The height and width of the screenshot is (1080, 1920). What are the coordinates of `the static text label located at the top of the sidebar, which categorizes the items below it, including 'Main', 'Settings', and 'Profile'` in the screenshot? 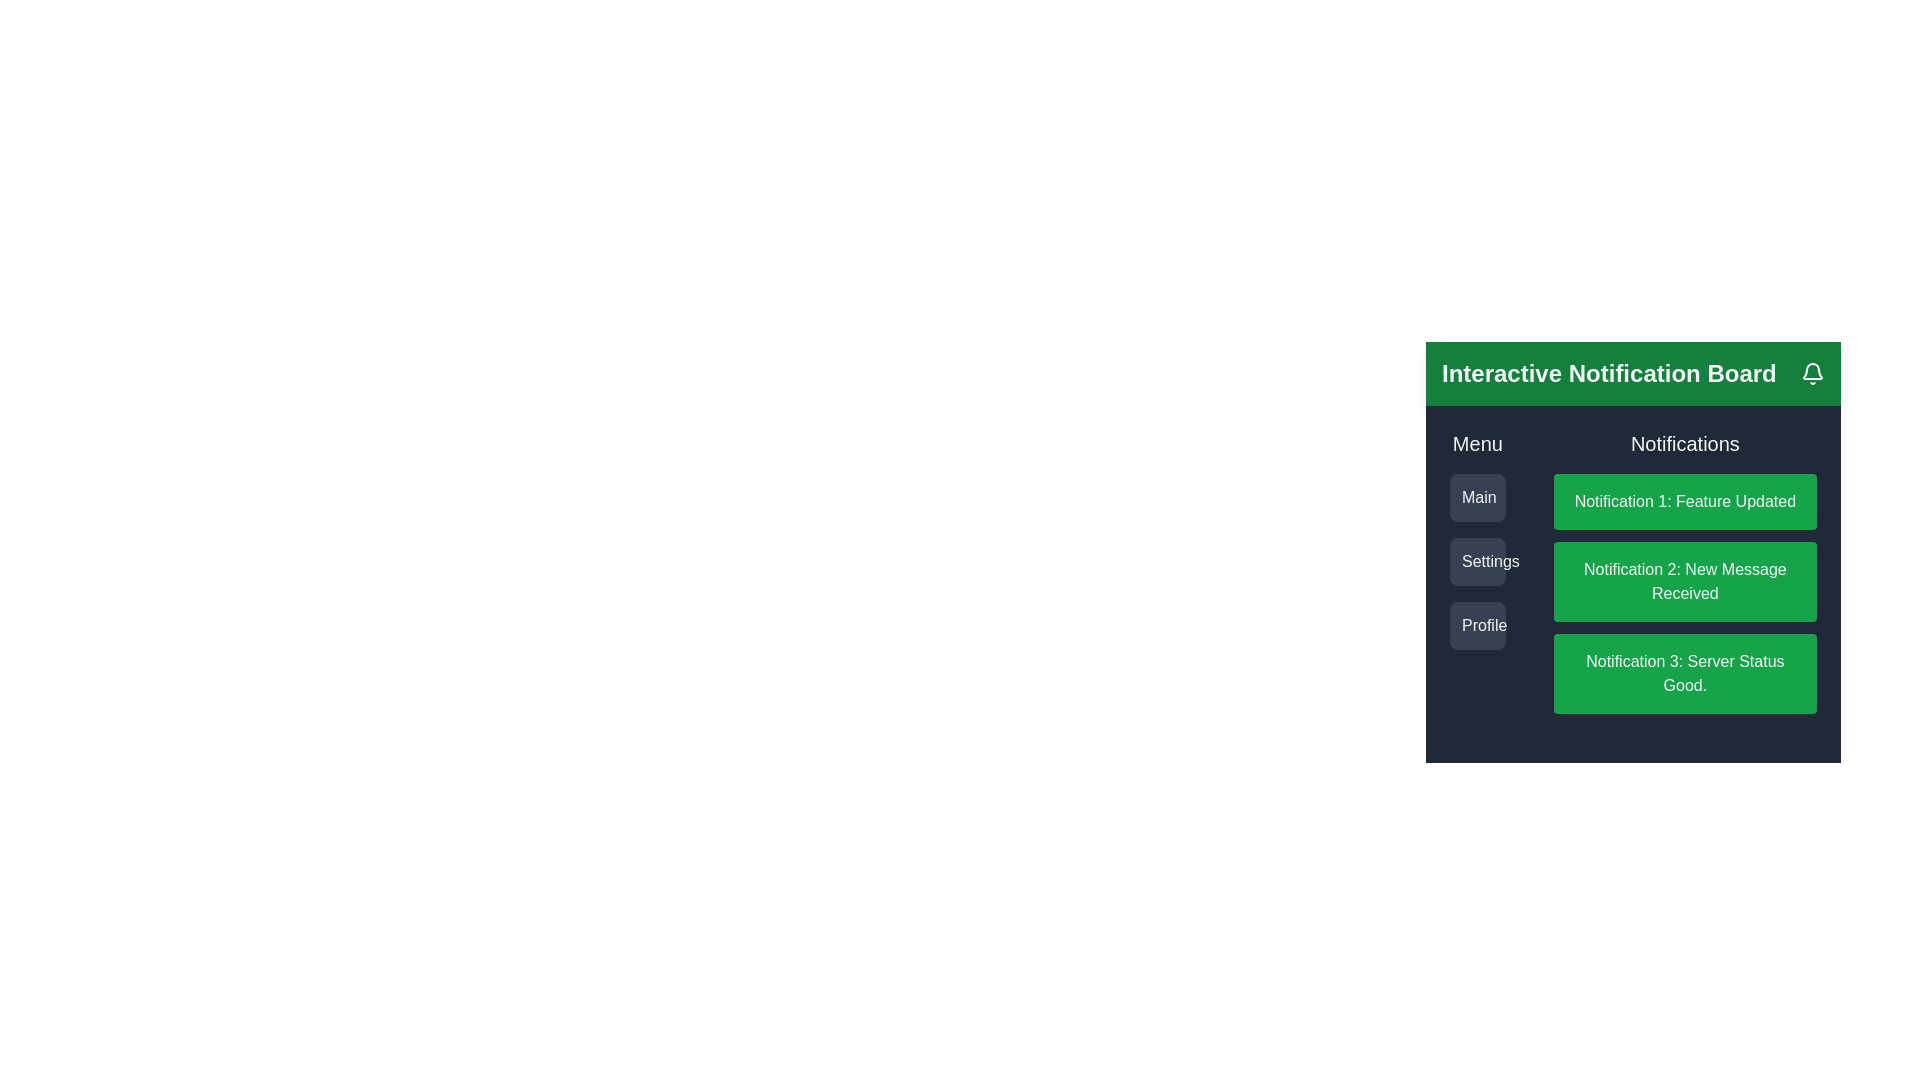 It's located at (1477, 442).